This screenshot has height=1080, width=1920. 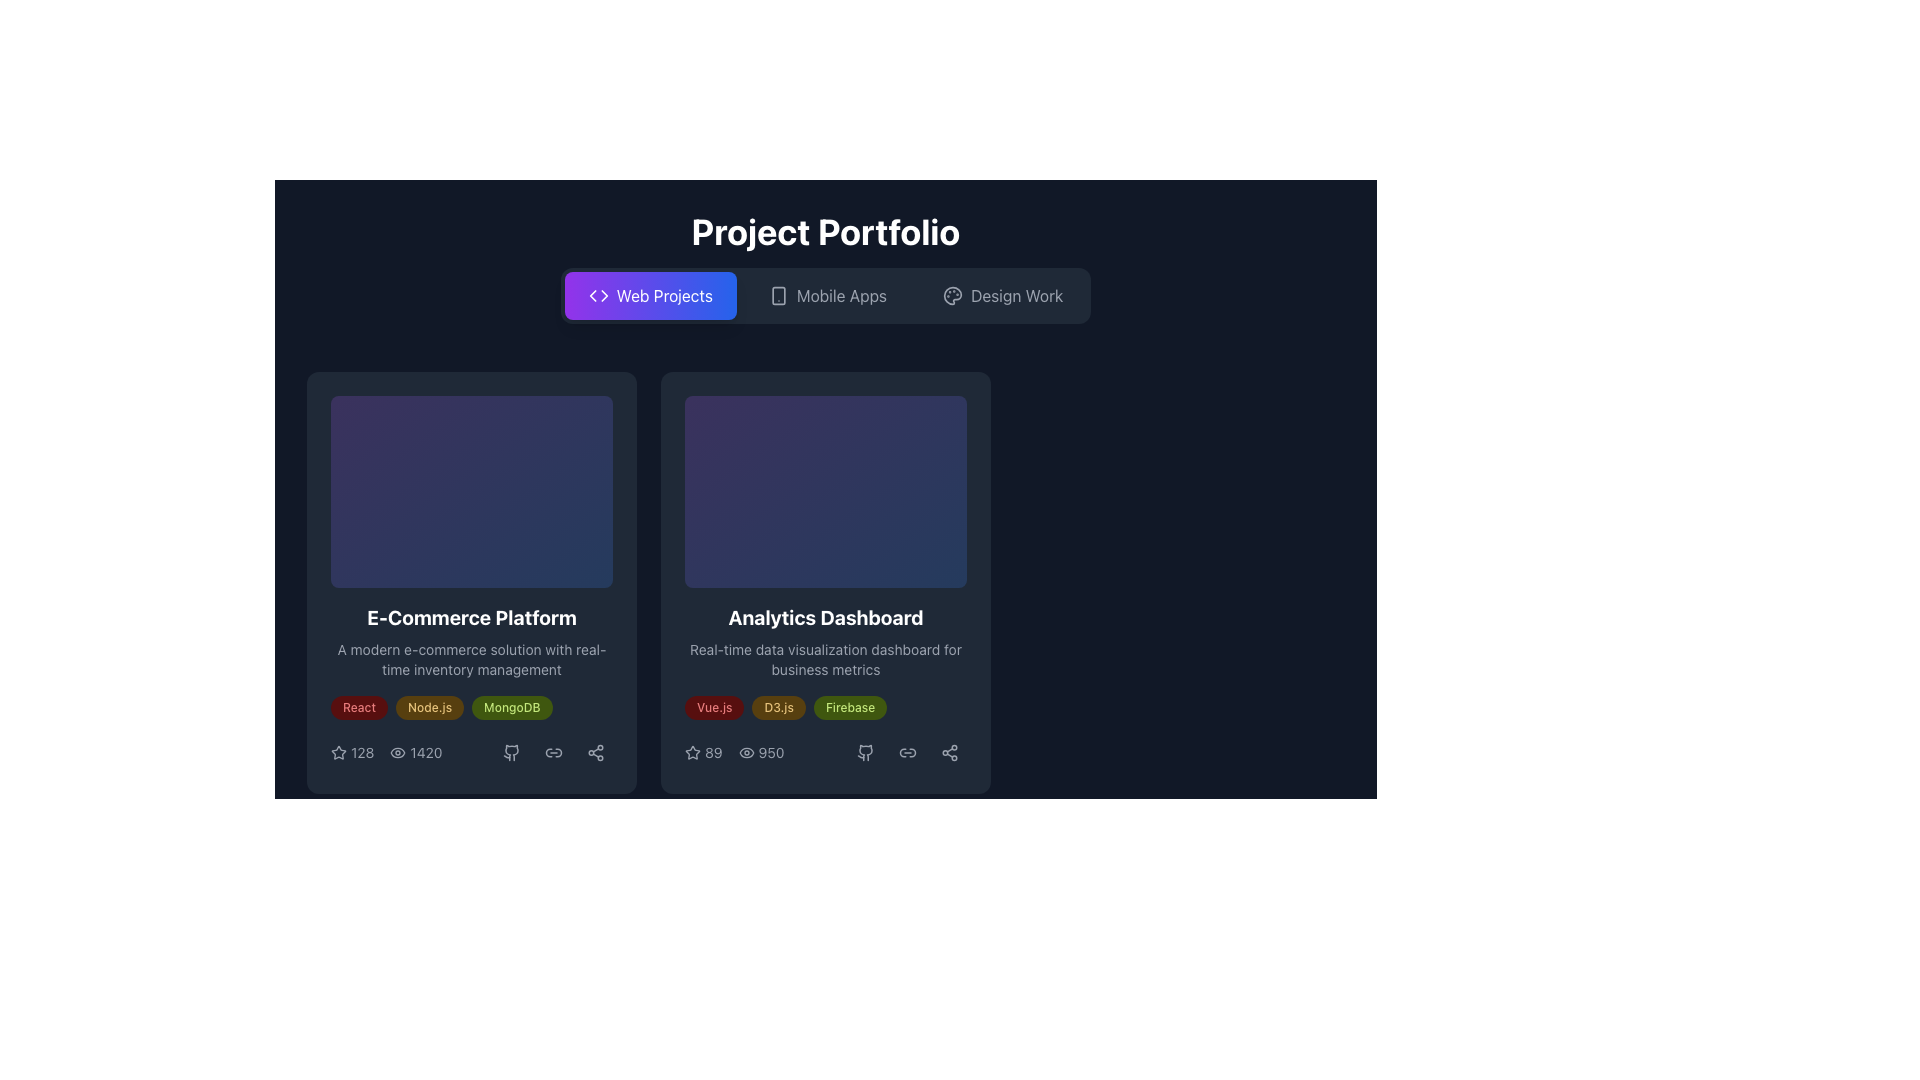 What do you see at coordinates (770, 752) in the screenshot?
I see `displayed number '950' from the text component located in the 'Analytics Dashboard' card, positioned to the right of the eye icon` at bounding box center [770, 752].